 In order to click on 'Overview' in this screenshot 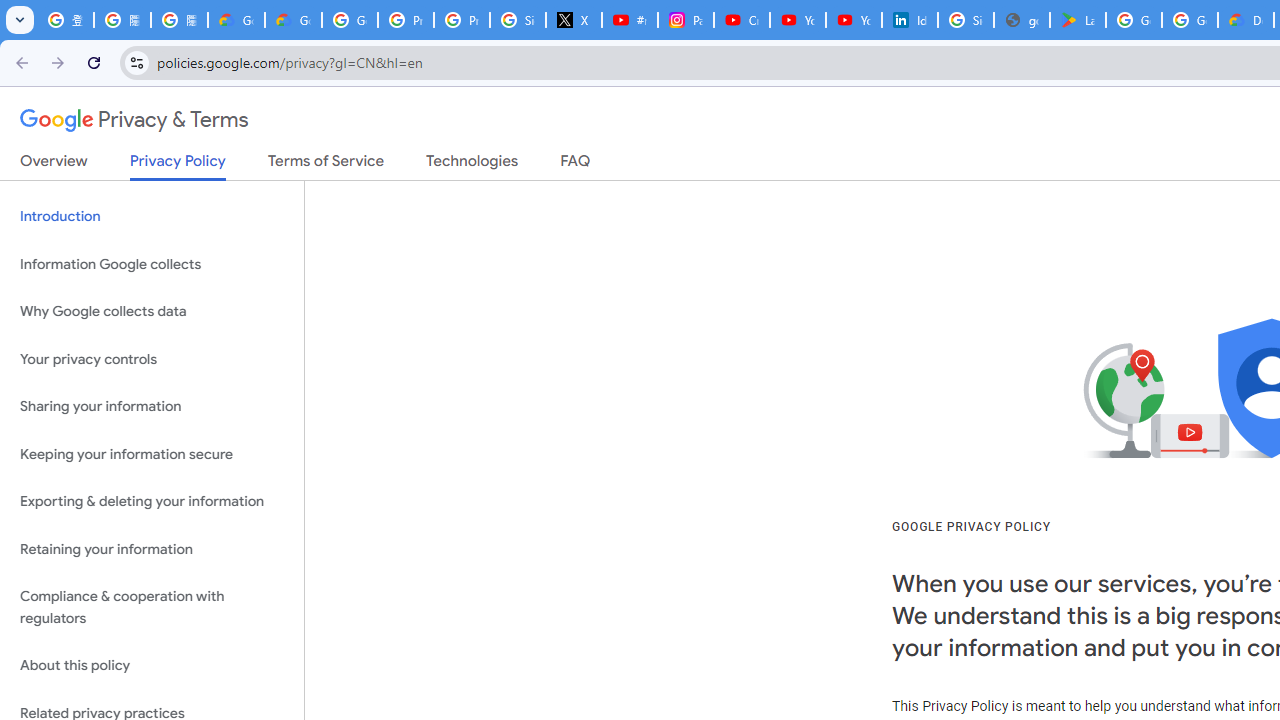, I will do `click(54, 164)`.